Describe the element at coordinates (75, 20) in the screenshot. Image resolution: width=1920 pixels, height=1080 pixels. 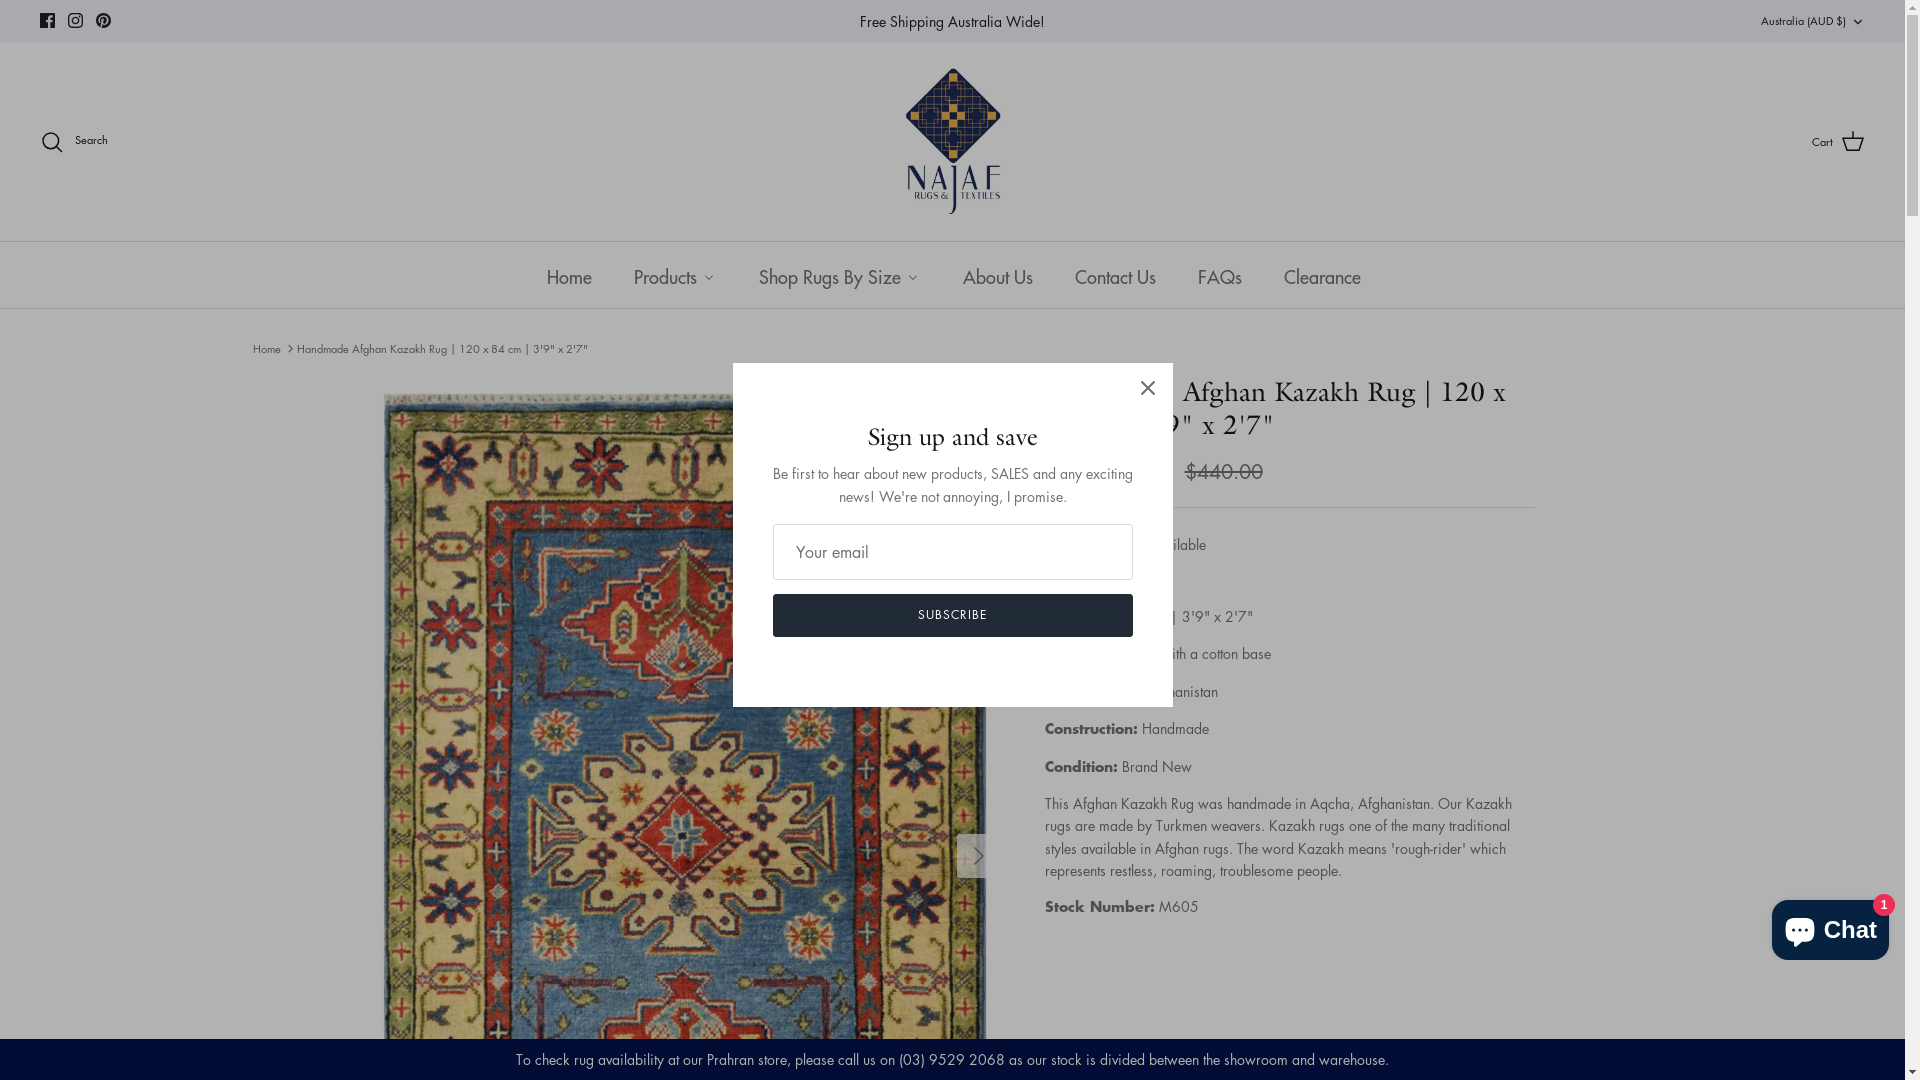
I see `'Instagram'` at that location.